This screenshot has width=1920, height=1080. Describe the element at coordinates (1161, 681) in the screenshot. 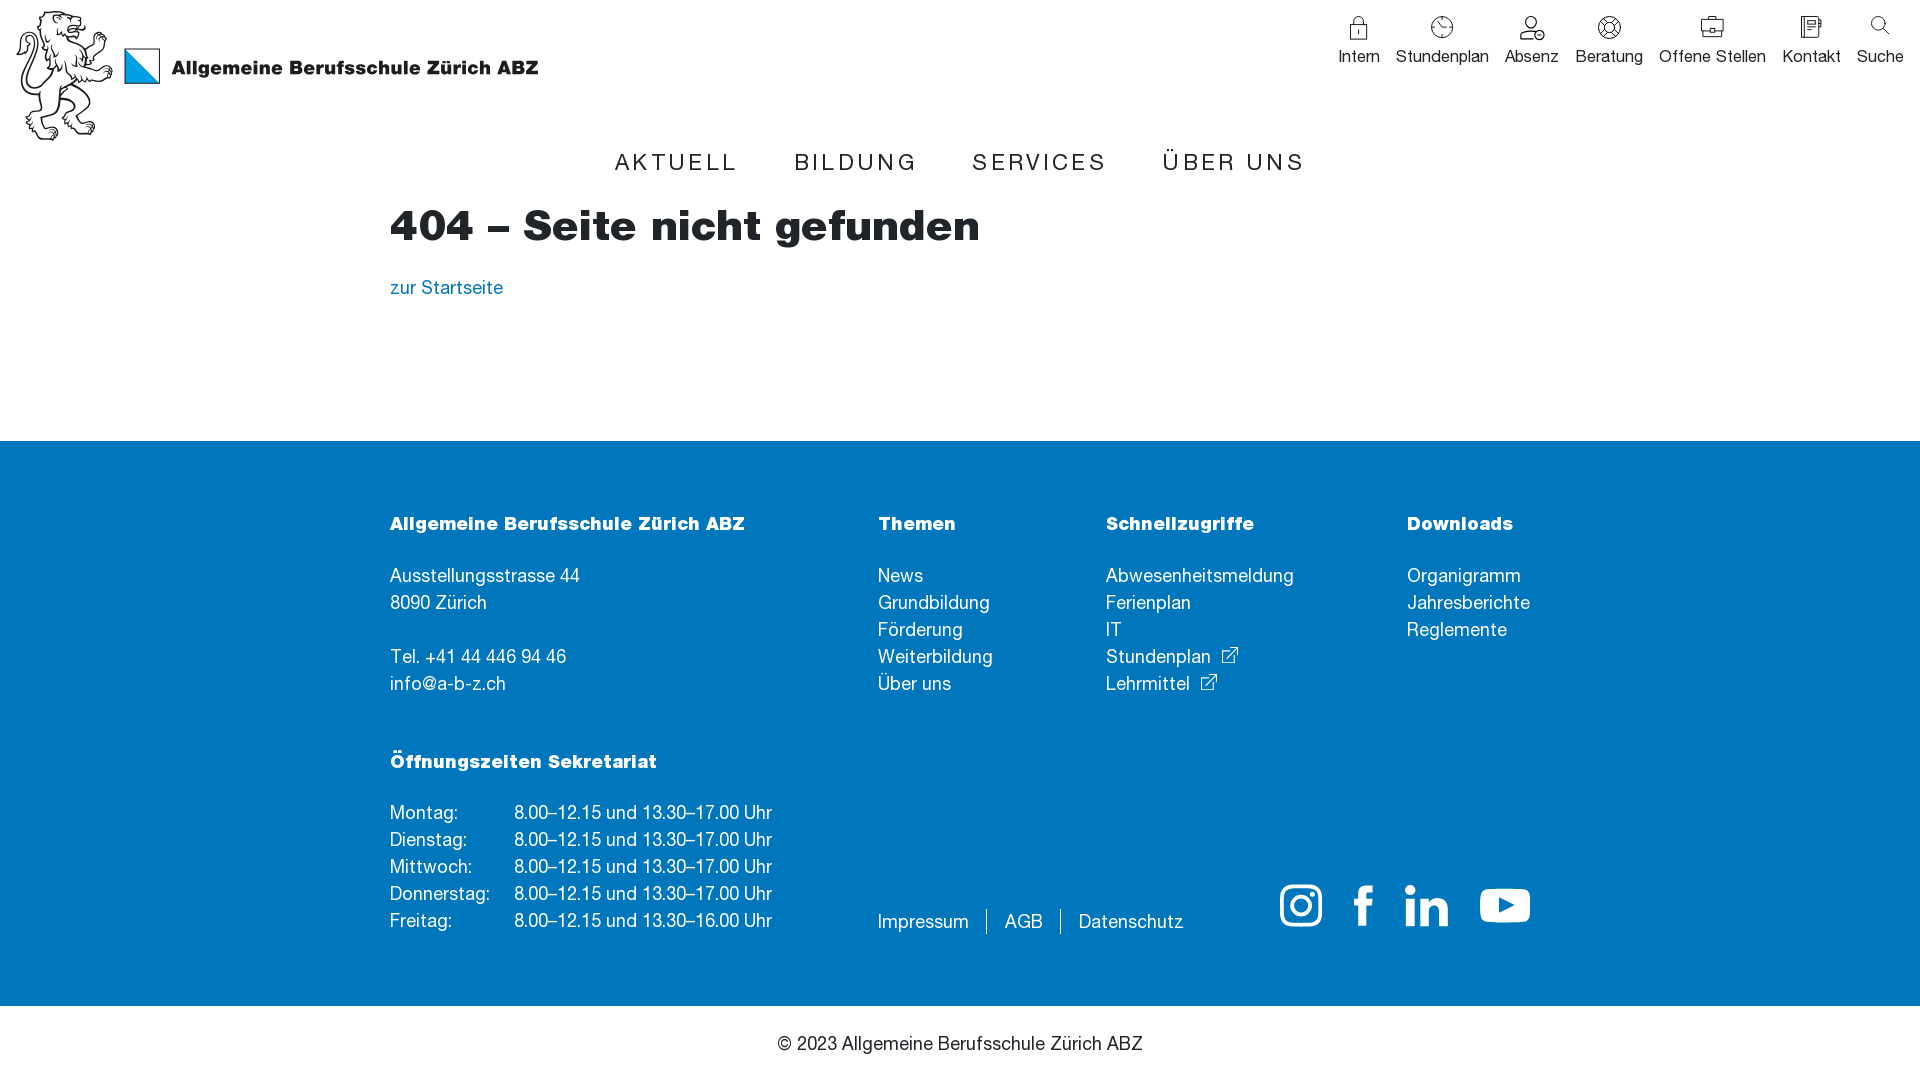

I see `'Lehrmittel'` at that location.